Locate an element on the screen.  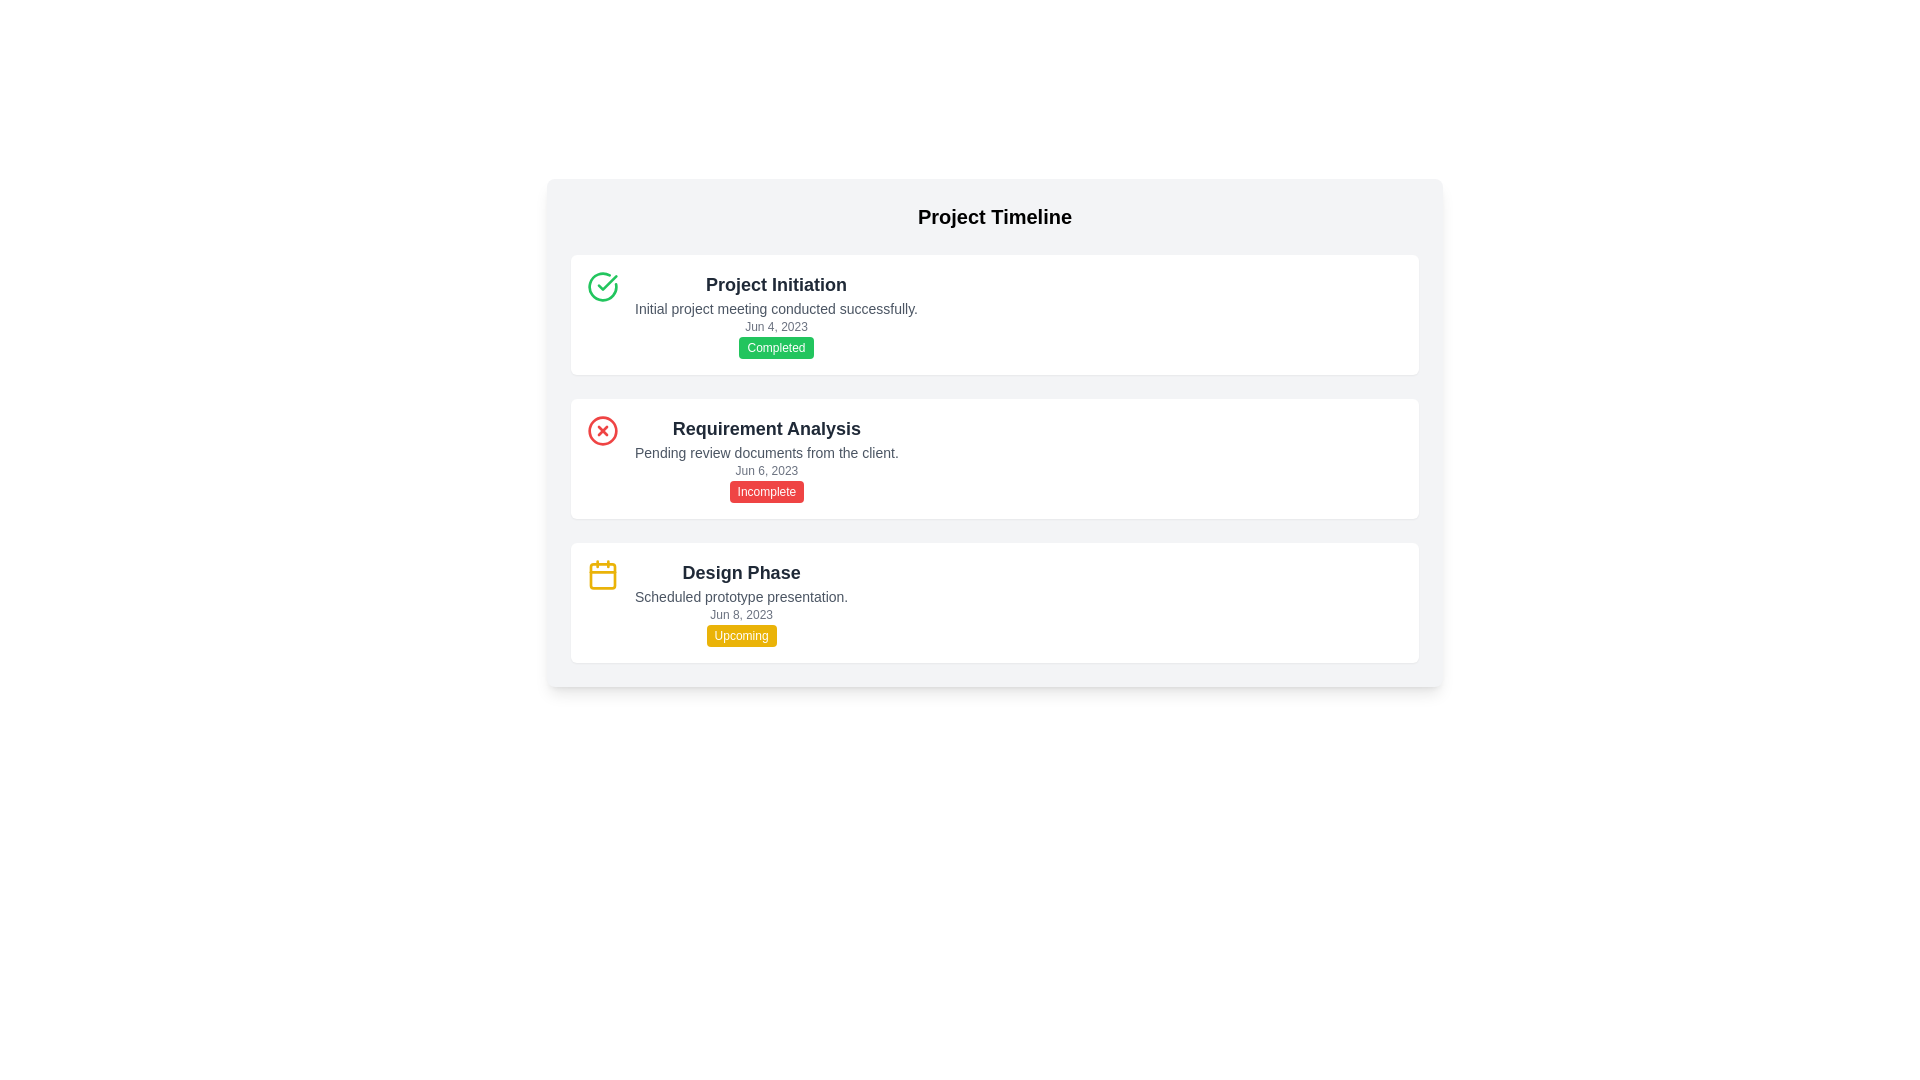
the small yellow rectangular badge with the word 'Upcoming' in white, bold text, located beneath 'Jun 8, 2023' in the timeline section is located at coordinates (740, 636).